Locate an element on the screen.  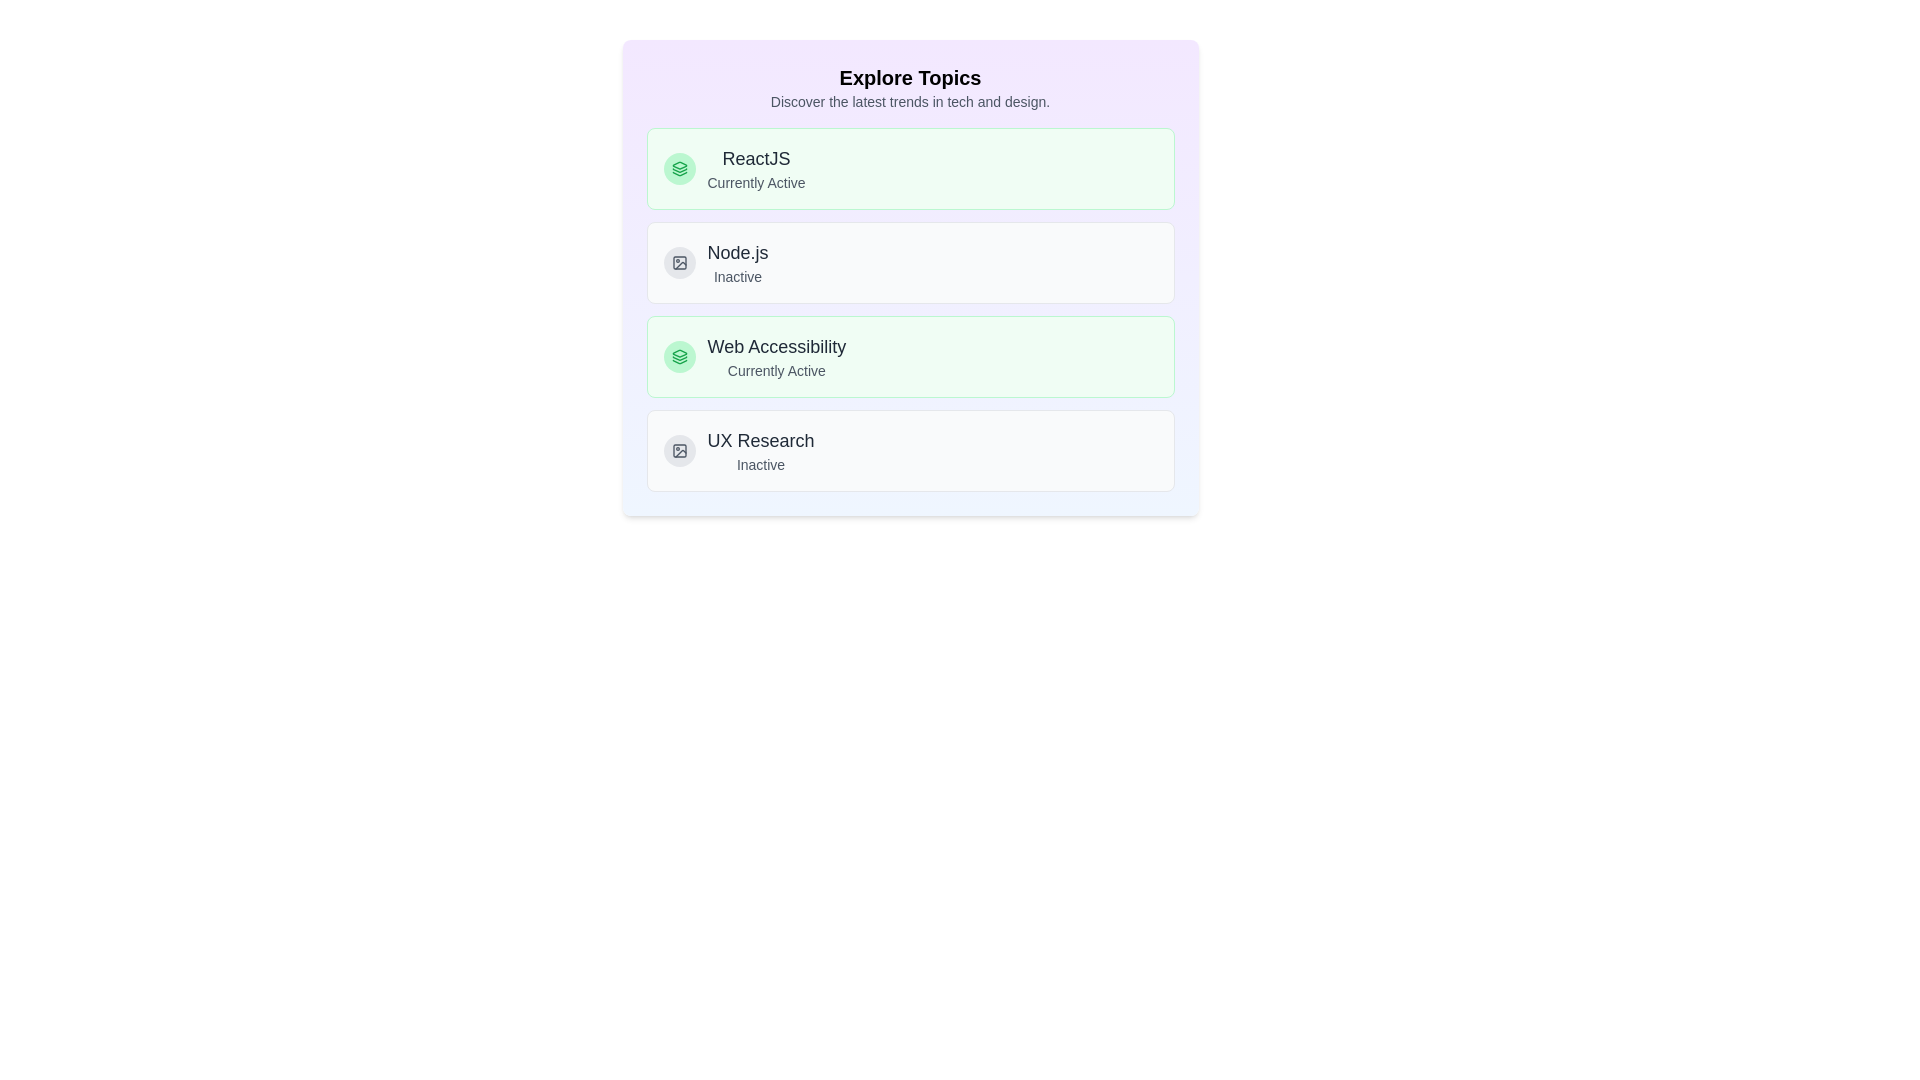
the topic ReactJS is located at coordinates (909, 168).